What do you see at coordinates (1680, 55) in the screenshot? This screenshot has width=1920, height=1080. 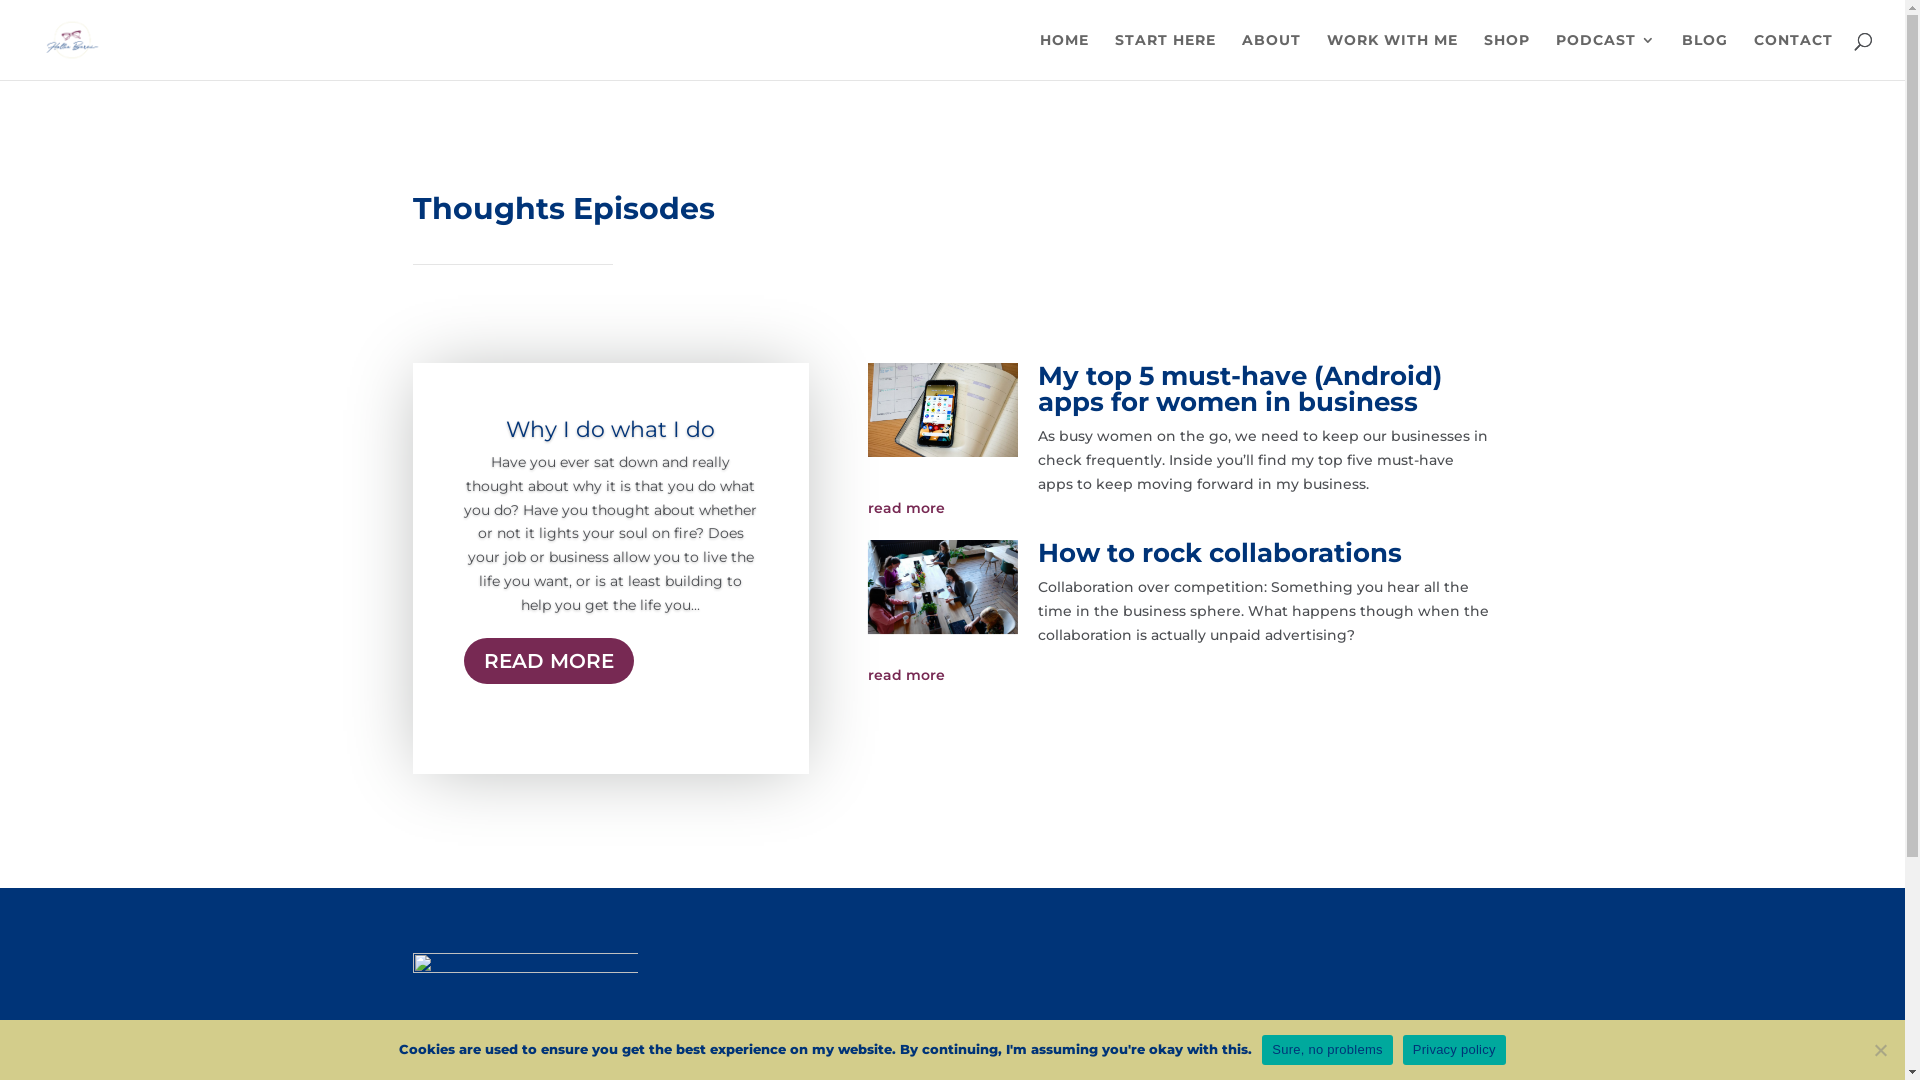 I see `'BLOG'` at bounding box center [1680, 55].